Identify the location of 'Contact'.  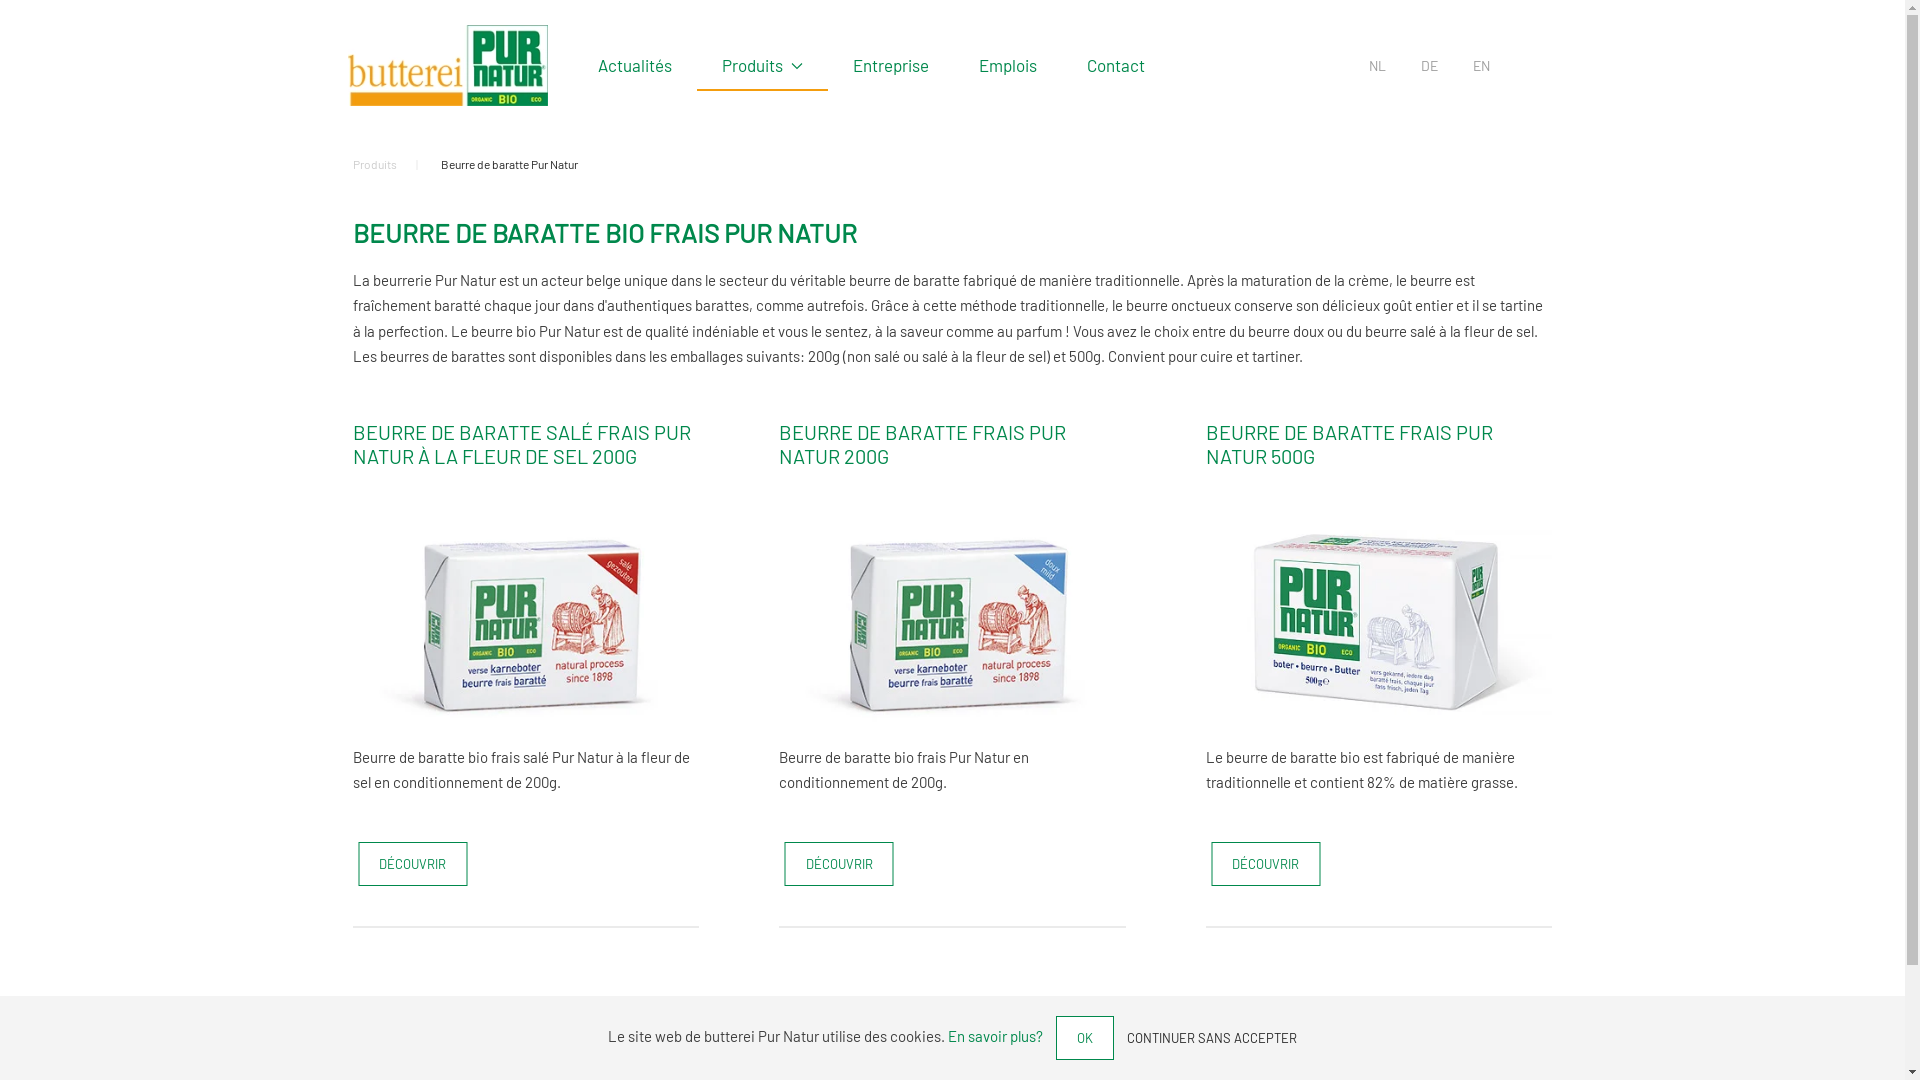
(1115, 64).